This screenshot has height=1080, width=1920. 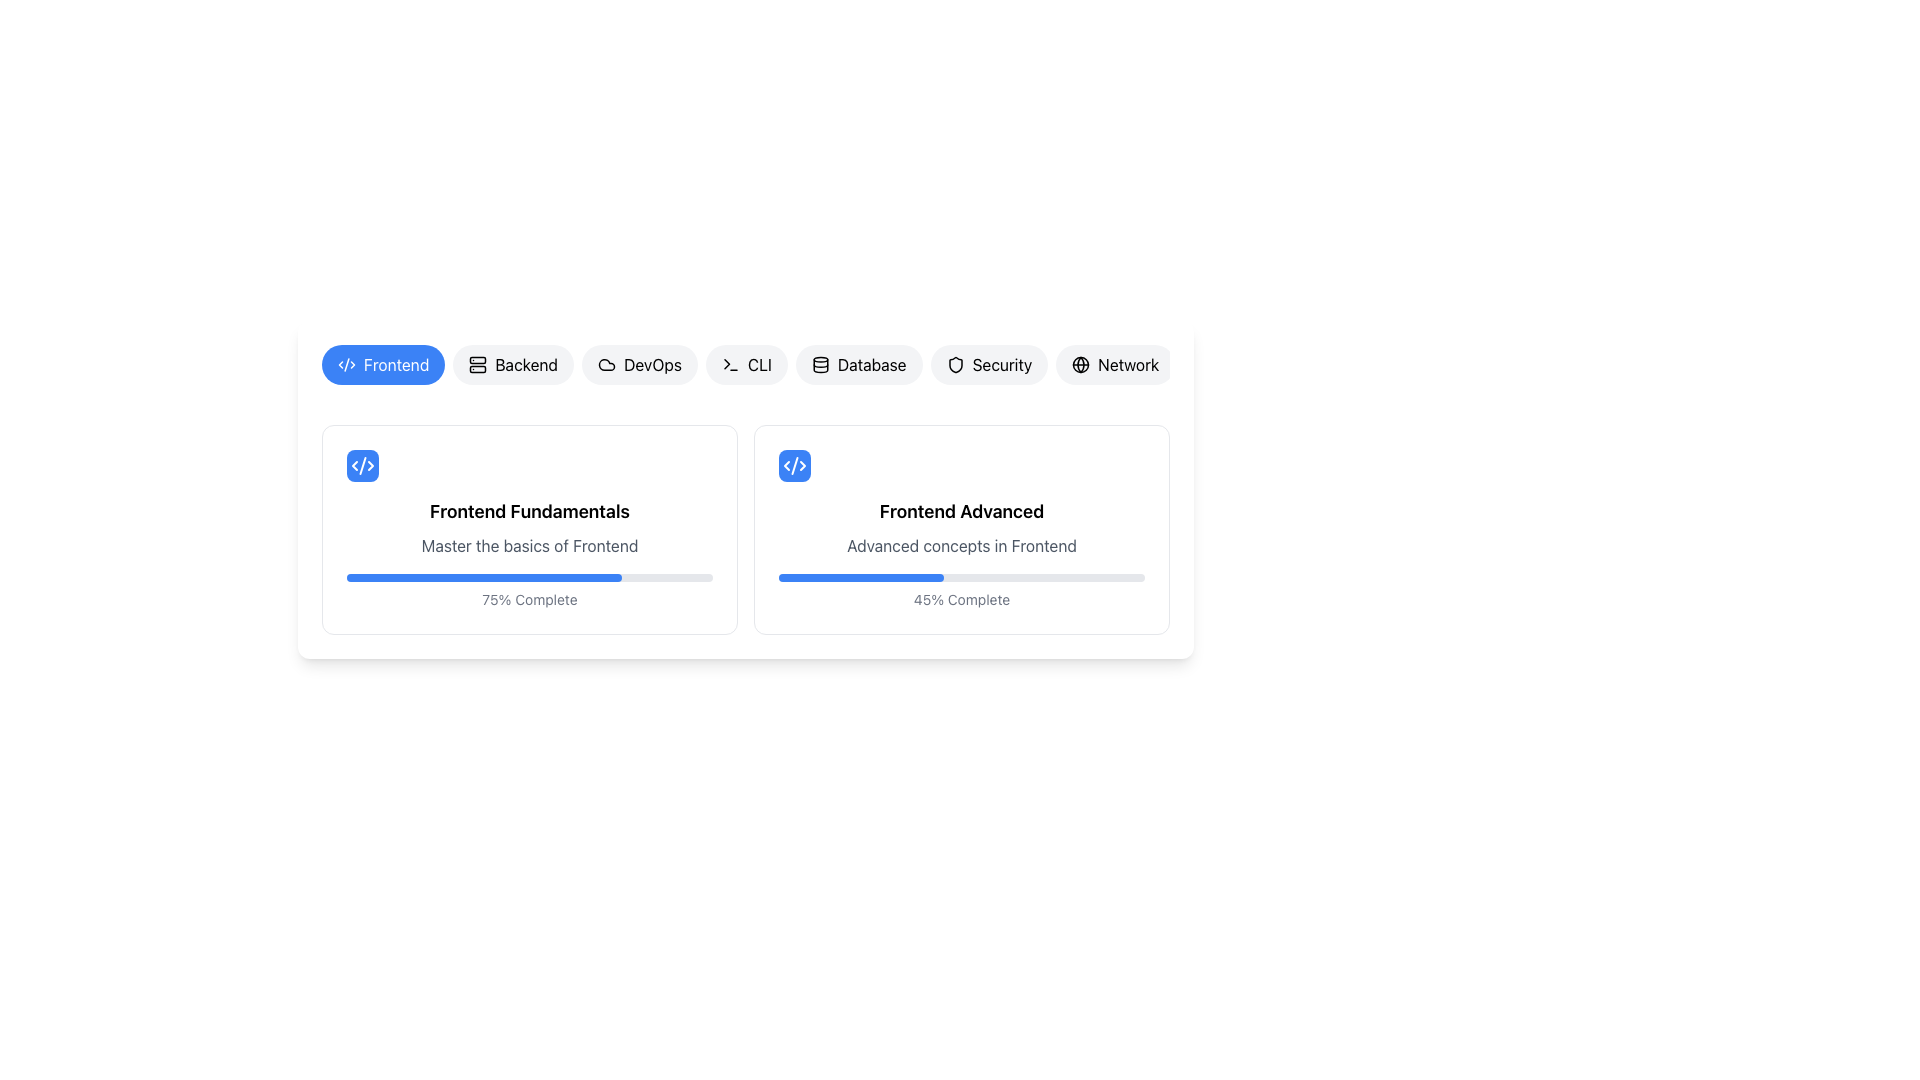 I want to click on the 'DevOps' text label within the button element, which features a cloud icon to its left and changes color on hover, so click(x=652, y=365).